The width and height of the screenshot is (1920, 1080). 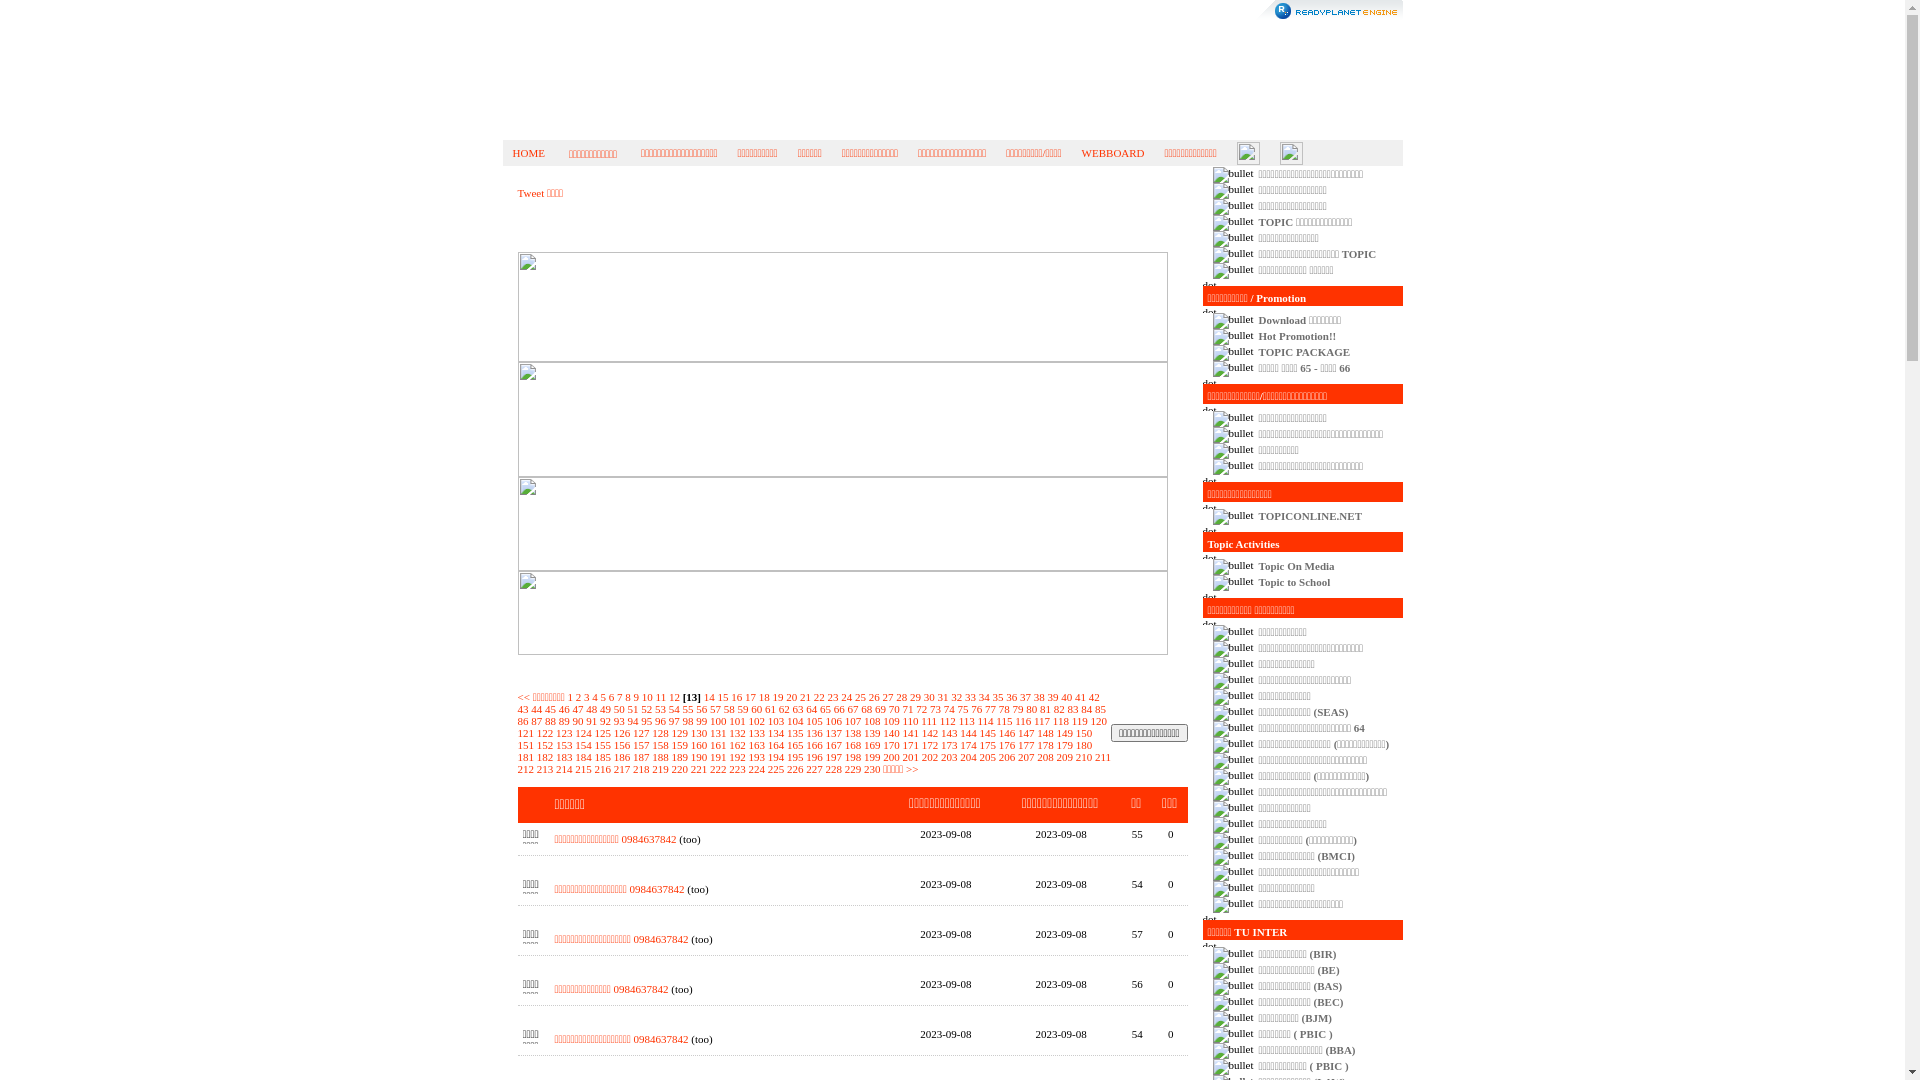 What do you see at coordinates (1036, 744) in the screenshot?
I see `'178'` at bounding box center [1036, 744].